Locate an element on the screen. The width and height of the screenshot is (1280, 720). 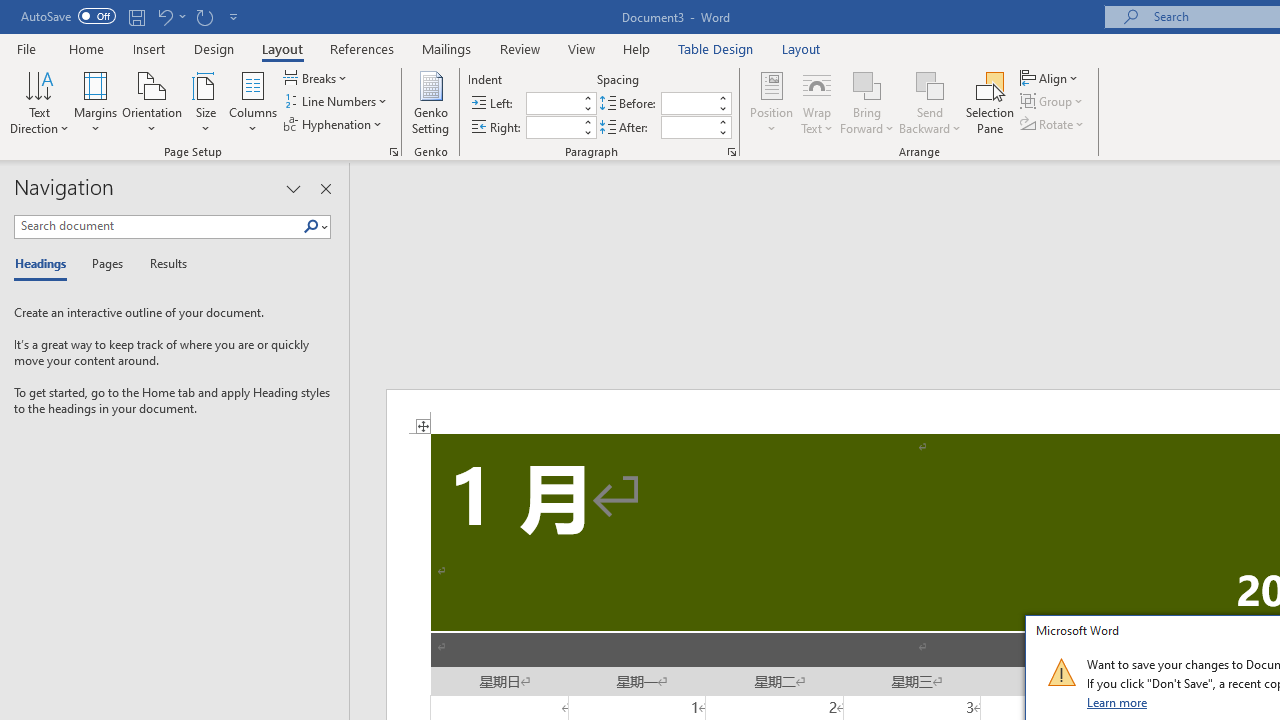
'Bring Forward' is located at coordinates (867, 103).